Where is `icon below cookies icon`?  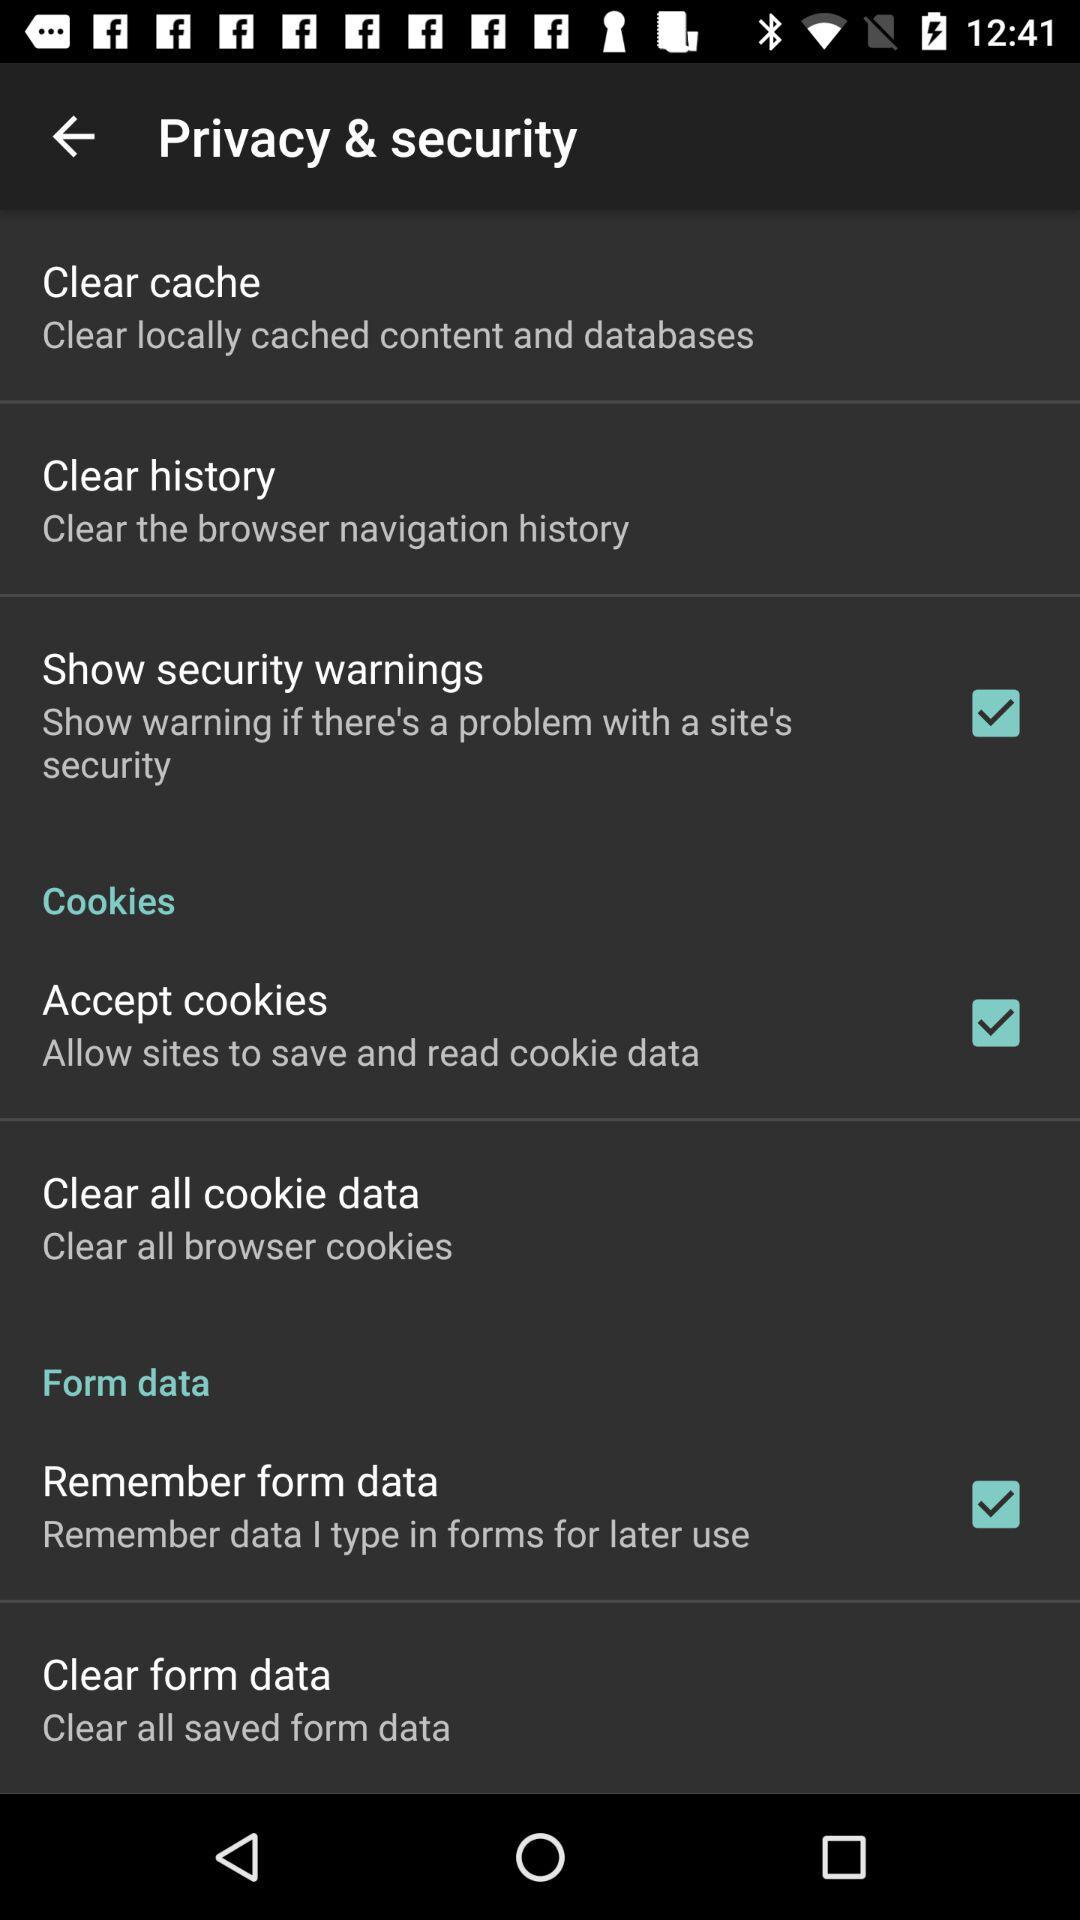 icon below cookies icon is located at coordinates (185, 998).